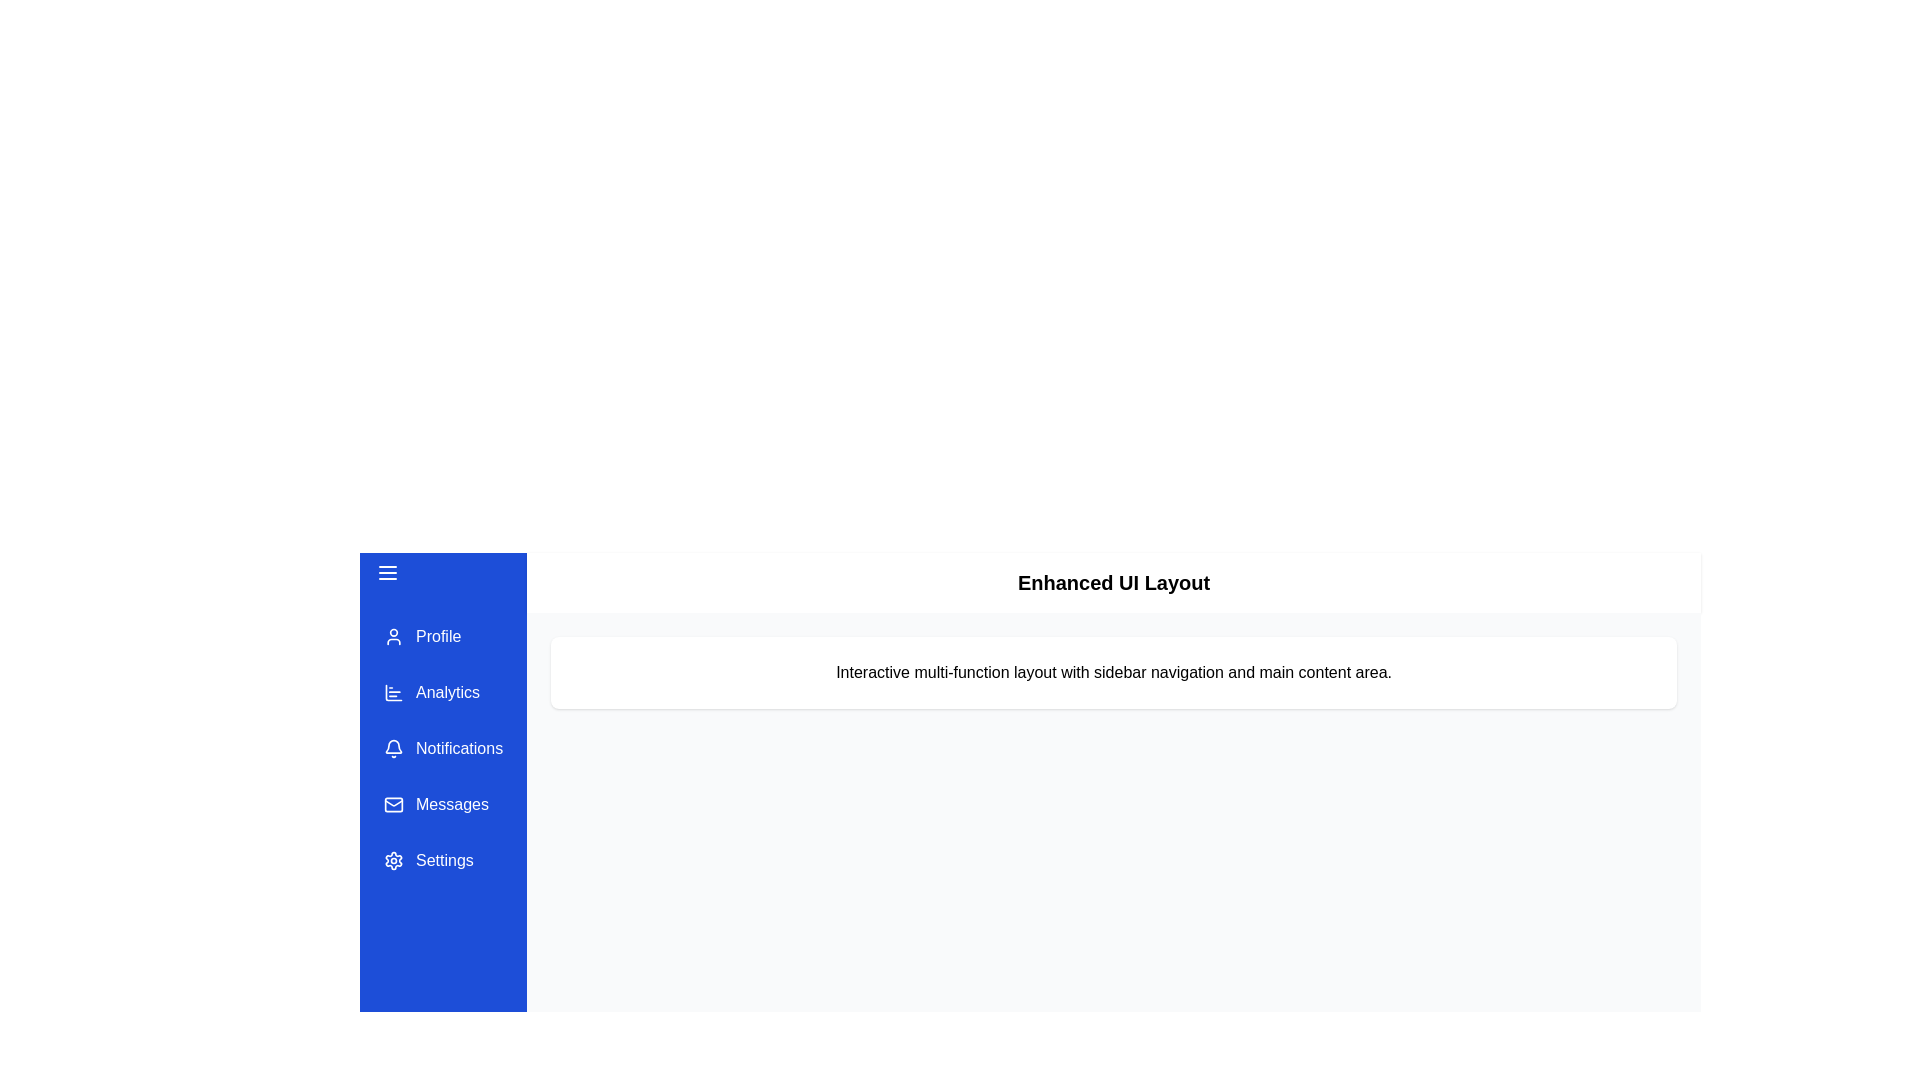 This screenshot has height=1080, width=1920. Describe the element at coordinates (393, 859) in the screenshot. I see `the 'Settings' icon located in the left sidebar adjacent to the 'Settings' label` at that location.